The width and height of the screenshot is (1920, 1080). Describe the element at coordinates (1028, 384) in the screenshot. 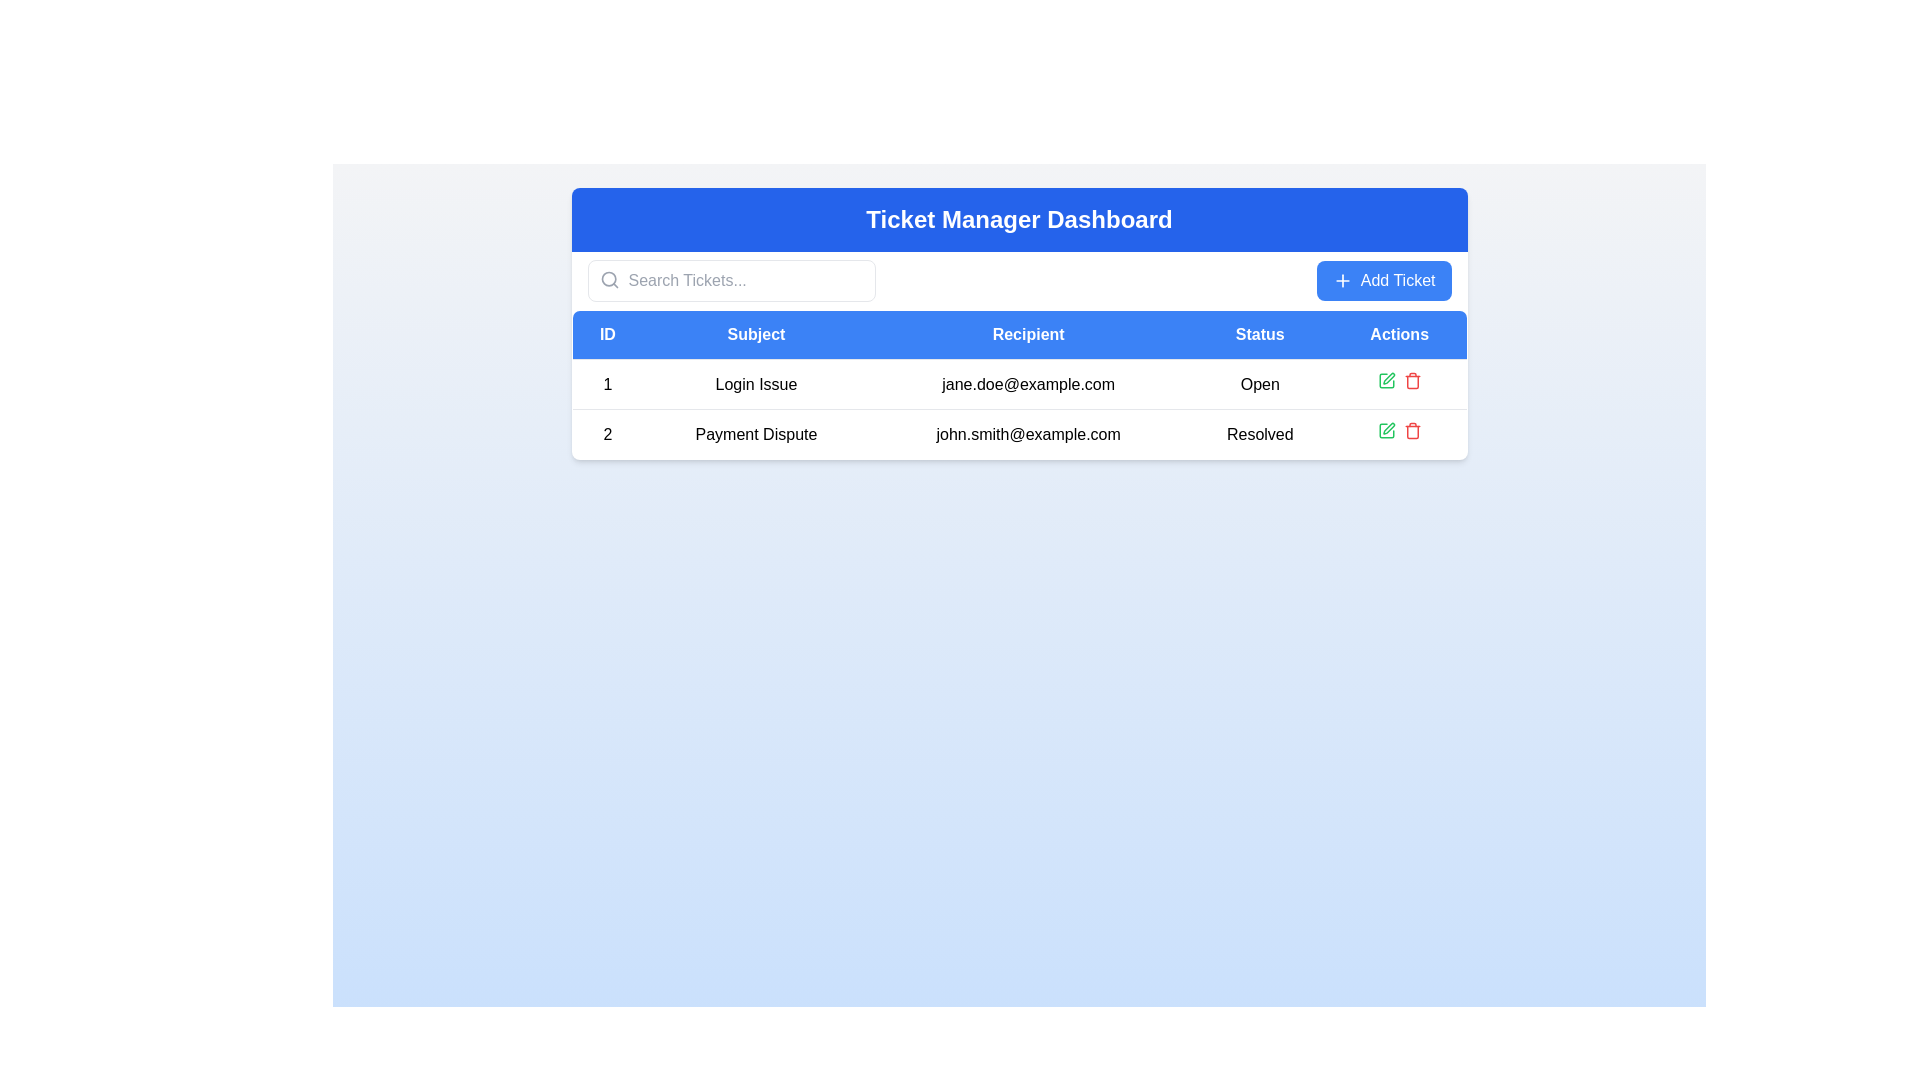

I see `the text label displaying the email address 'jane.doe@example.com' in the 'Recipient' column of the first row of the data table` at that location.